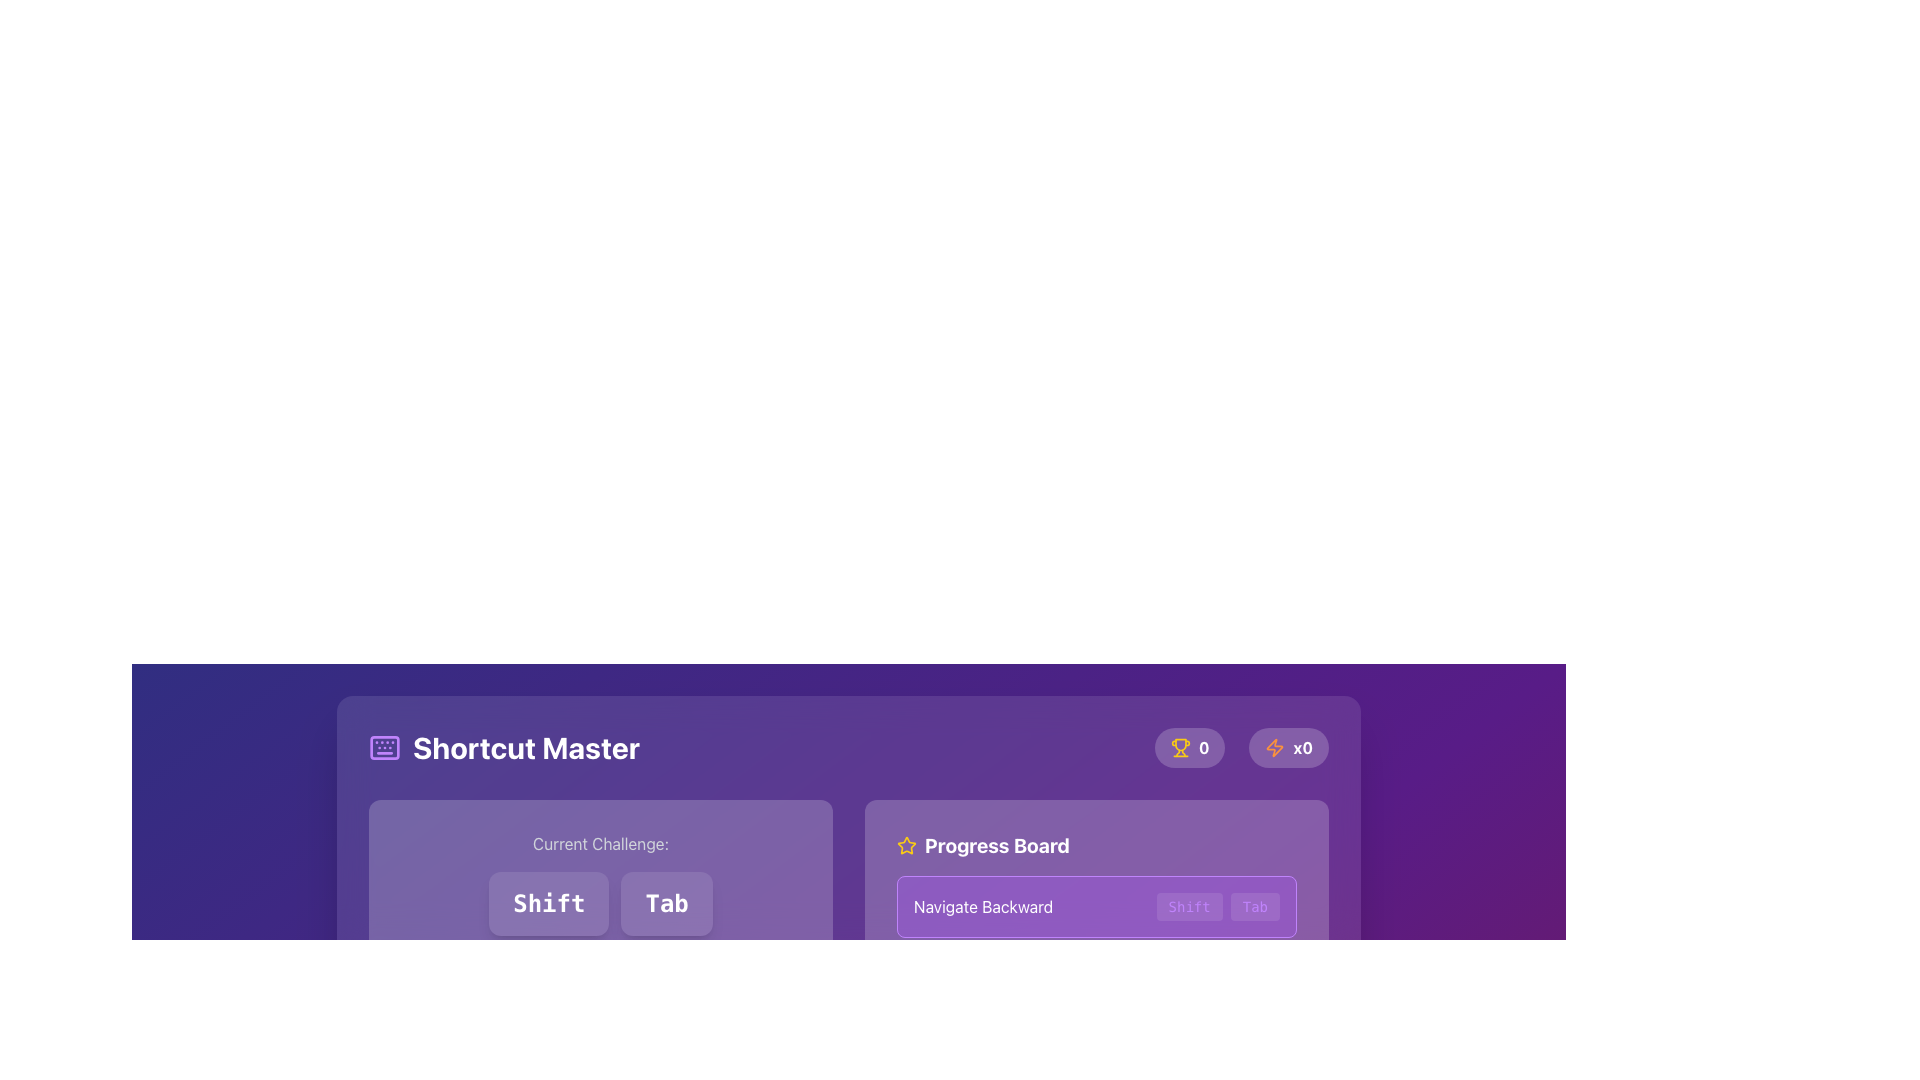 Image resolution: width=1920 pixels, height=1080 pixels. Describe the element at coordinates (1289, 748) in the screenshot. I see `the Status indicator with an orange lightning bolt icon and the text 'x0', located in the top-right corner of the interface` at that location.